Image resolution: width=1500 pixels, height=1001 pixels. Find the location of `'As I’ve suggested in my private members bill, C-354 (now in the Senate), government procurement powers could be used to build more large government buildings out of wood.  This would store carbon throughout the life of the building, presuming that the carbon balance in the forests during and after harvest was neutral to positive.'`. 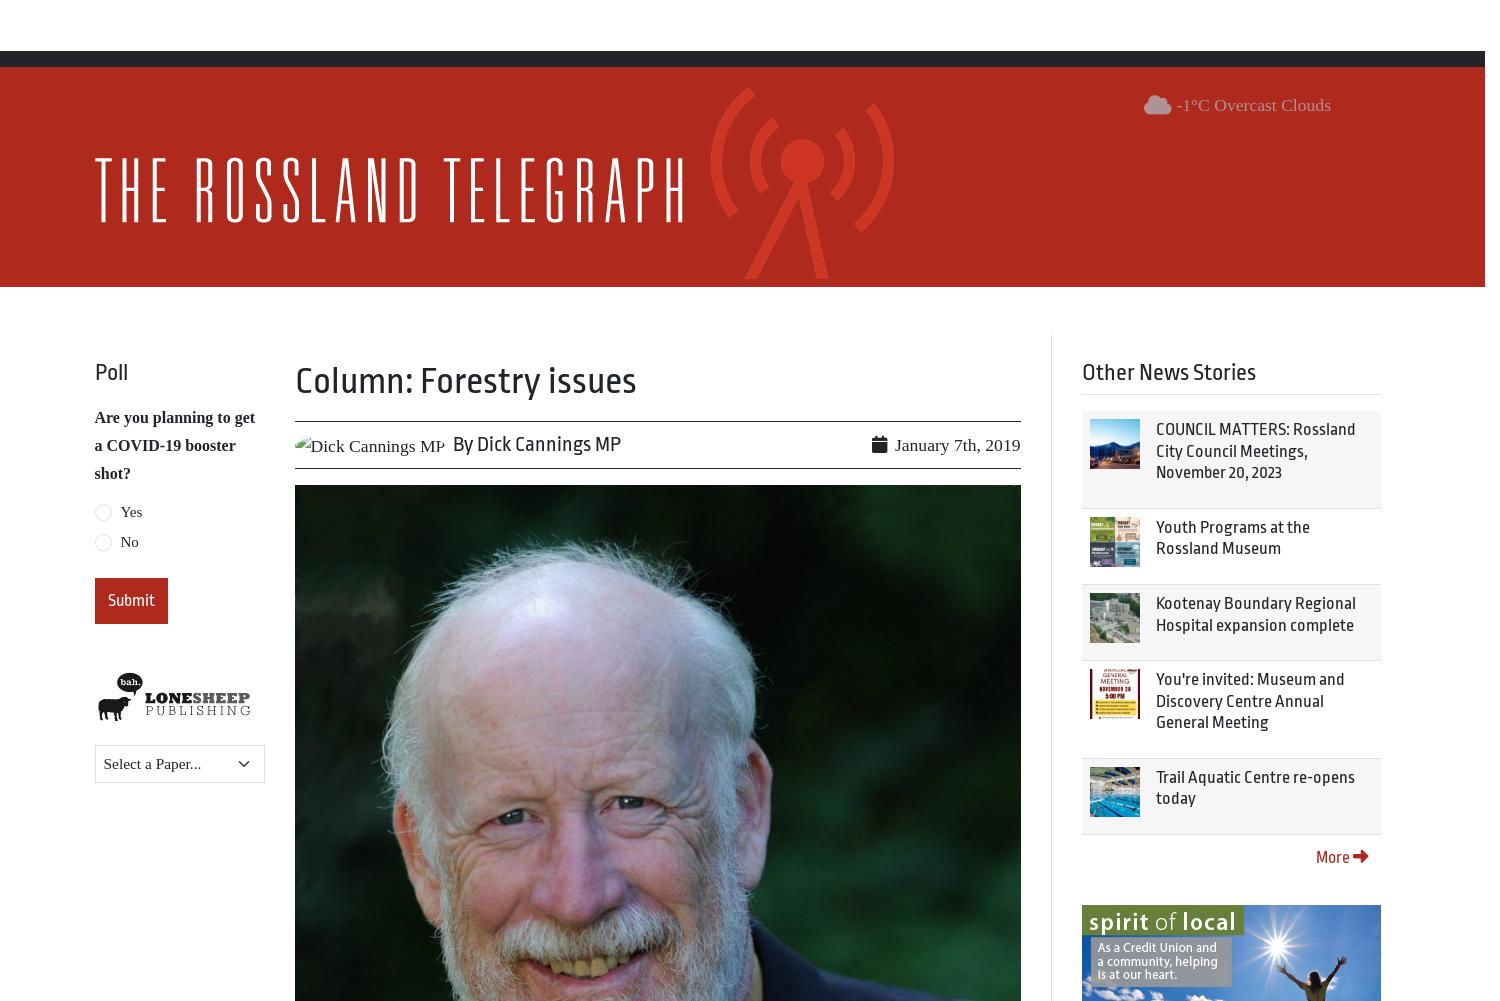

'As I’ve suggested in my private members bill, C-354 (now in the Senate), government procurement powers could be used to build more large government buildings out of wood.  This would store carbon throughout the life of the building, presuming that the carbon balance in the forests during and after harvest was neutral to positive.' is located at coordinates (655, 264).